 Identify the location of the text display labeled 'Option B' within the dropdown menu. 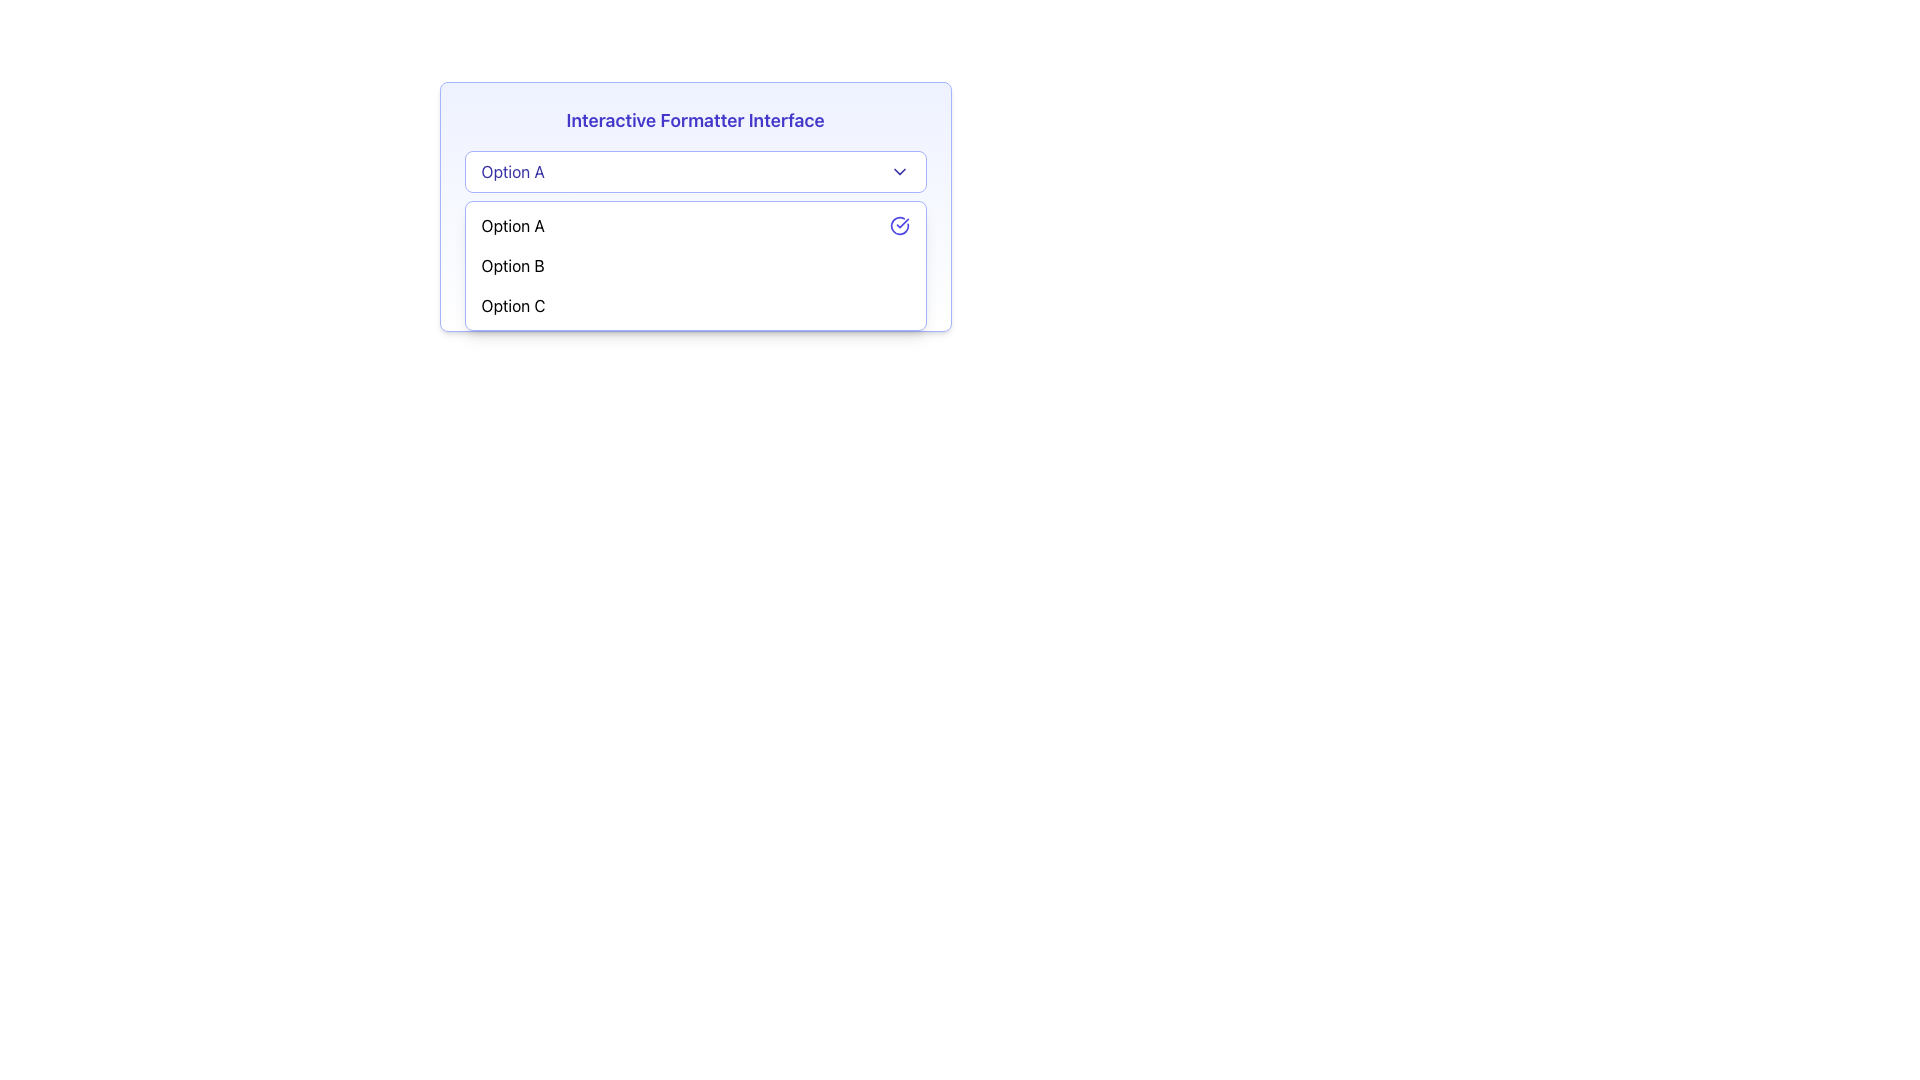
(513, 265).